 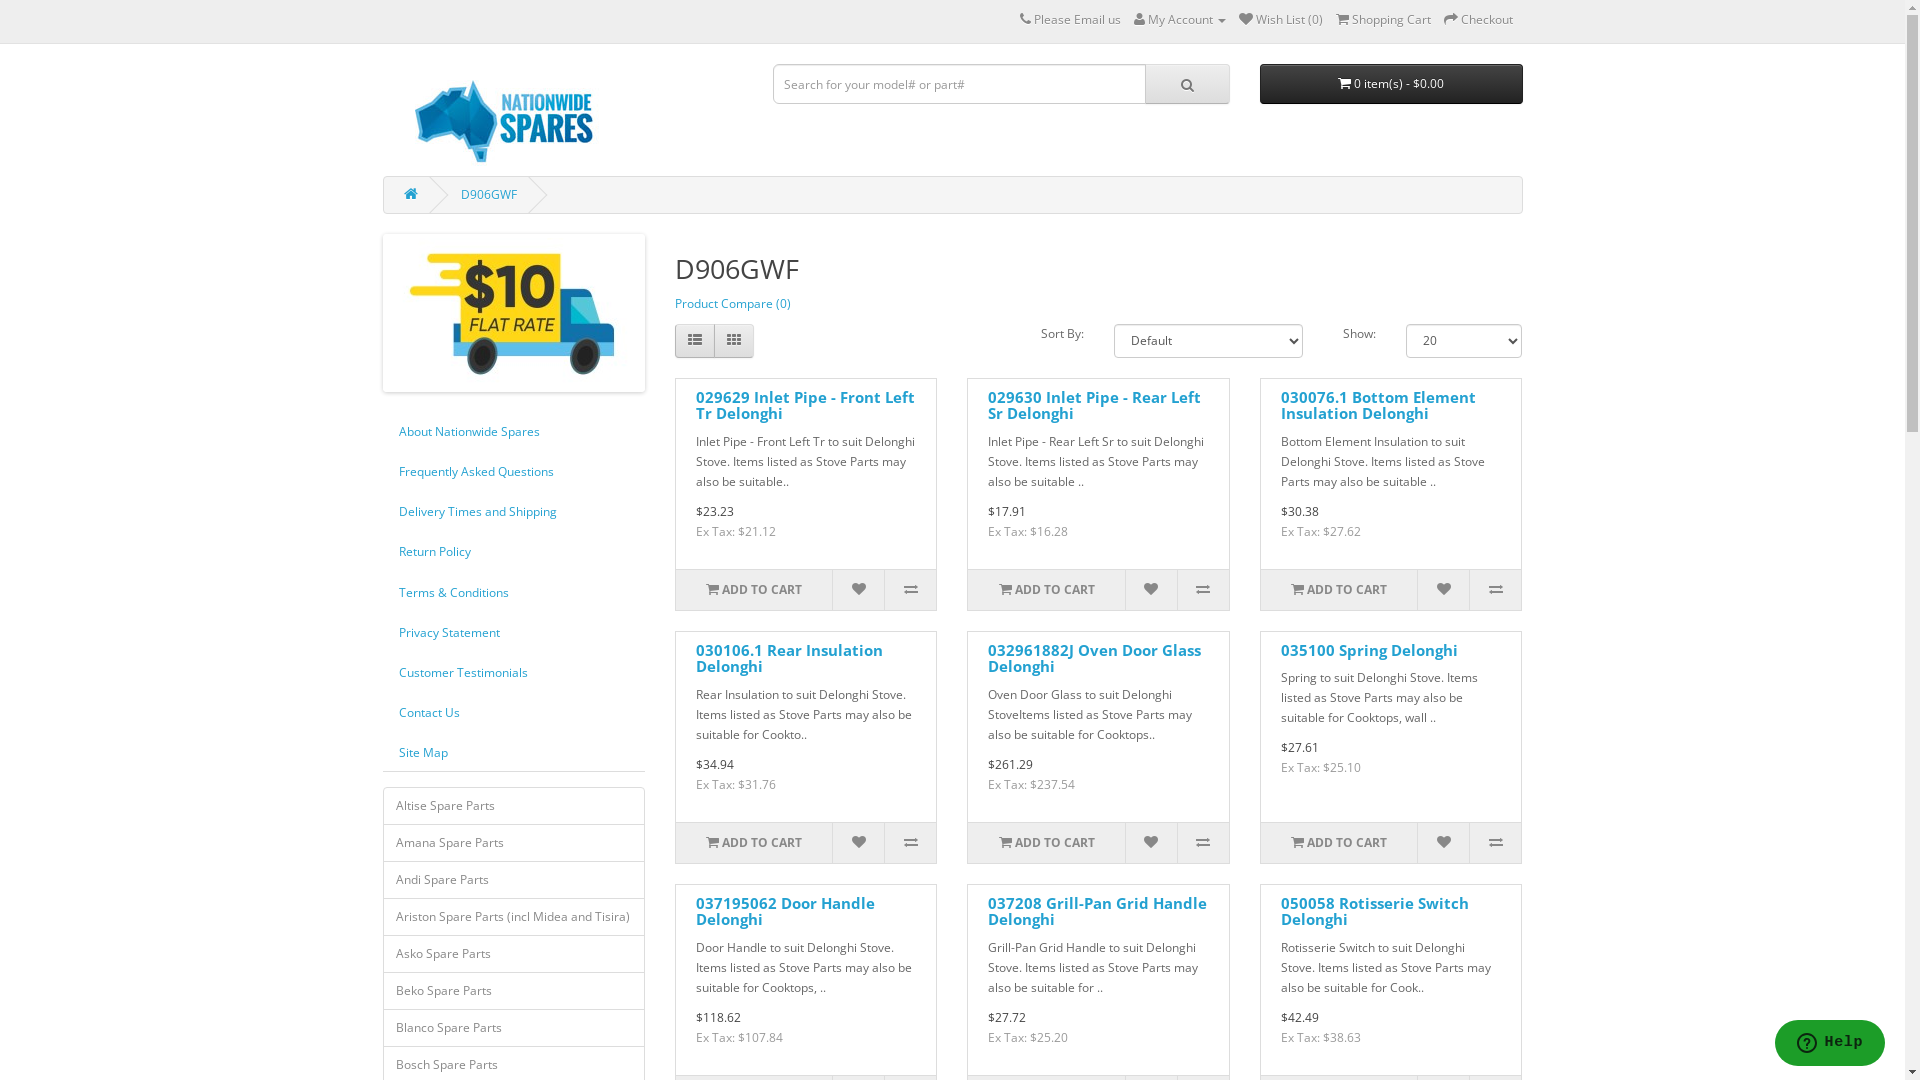 What do you see at coordinates (459, 194) in the screenshot?
I see `'D906GWF'` at bounding box center [459, 194].